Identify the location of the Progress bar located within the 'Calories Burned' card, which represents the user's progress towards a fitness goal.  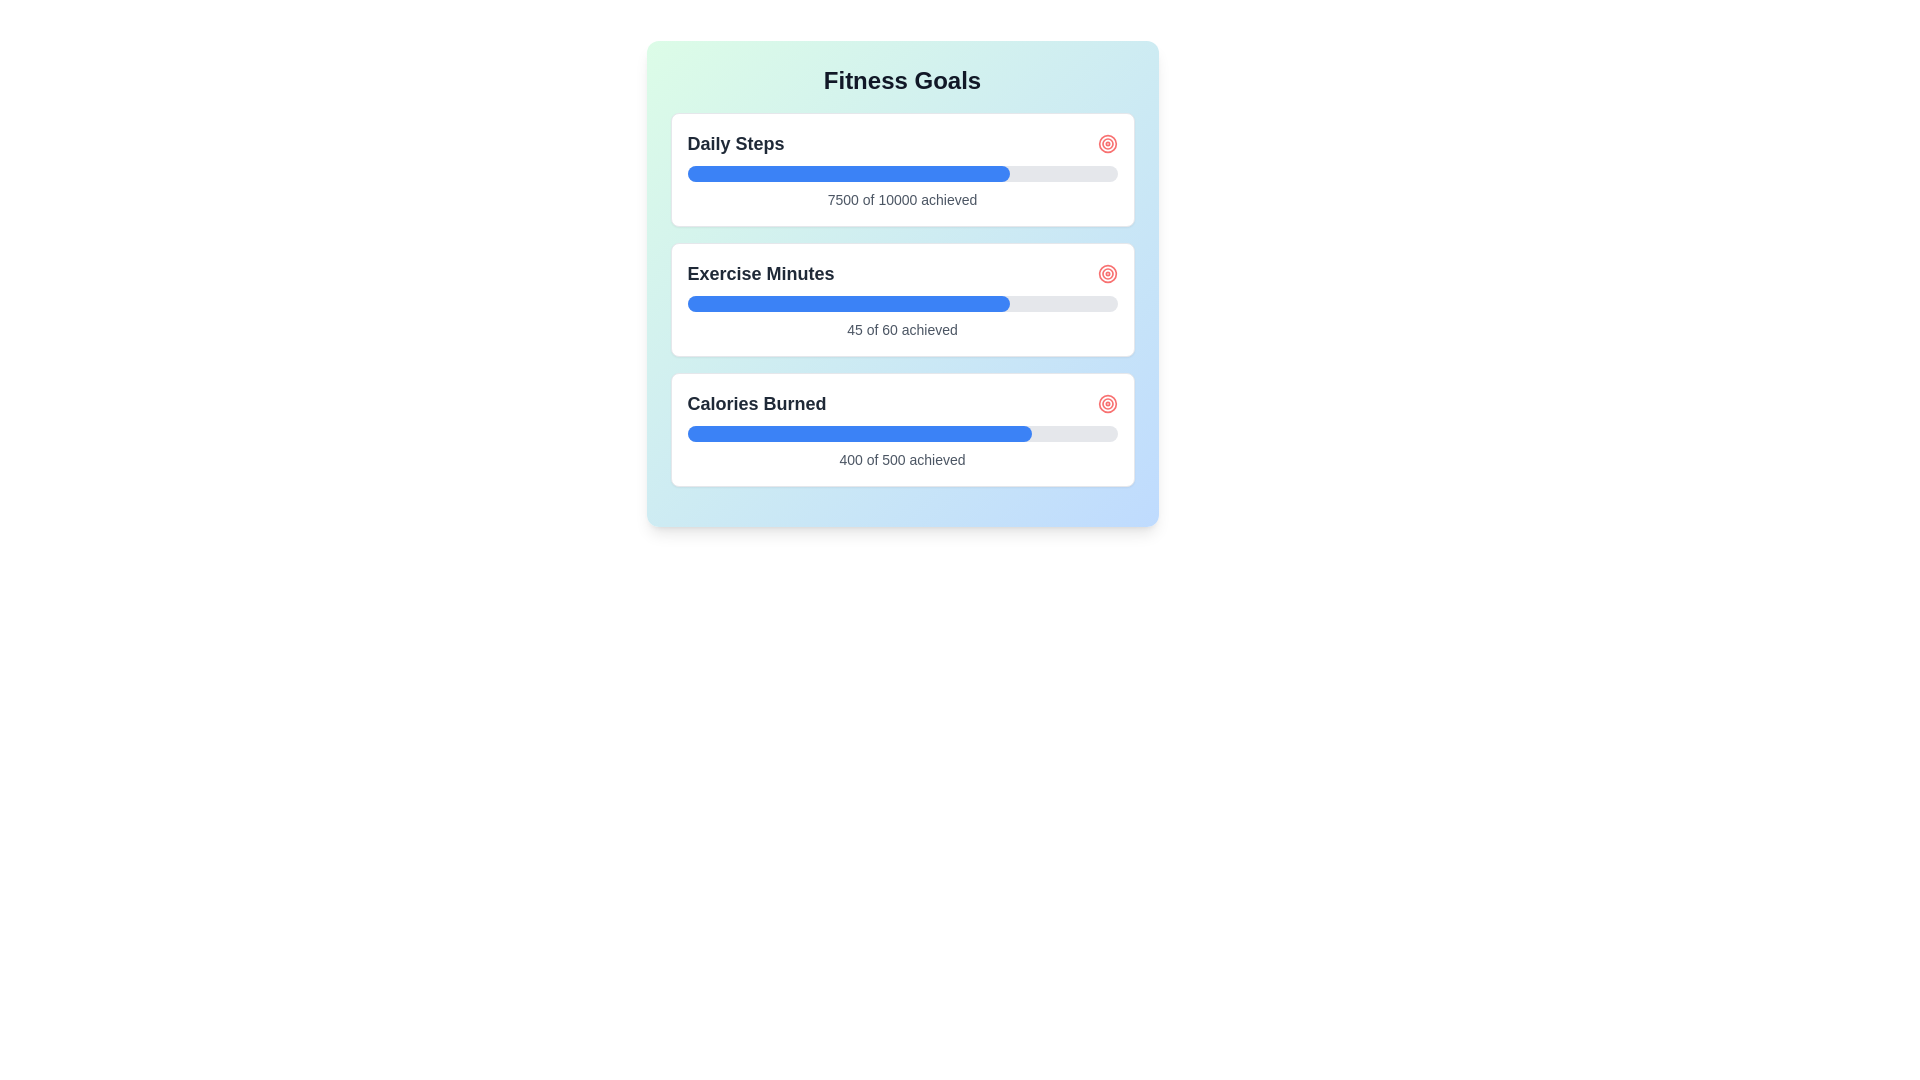
(901, 433).